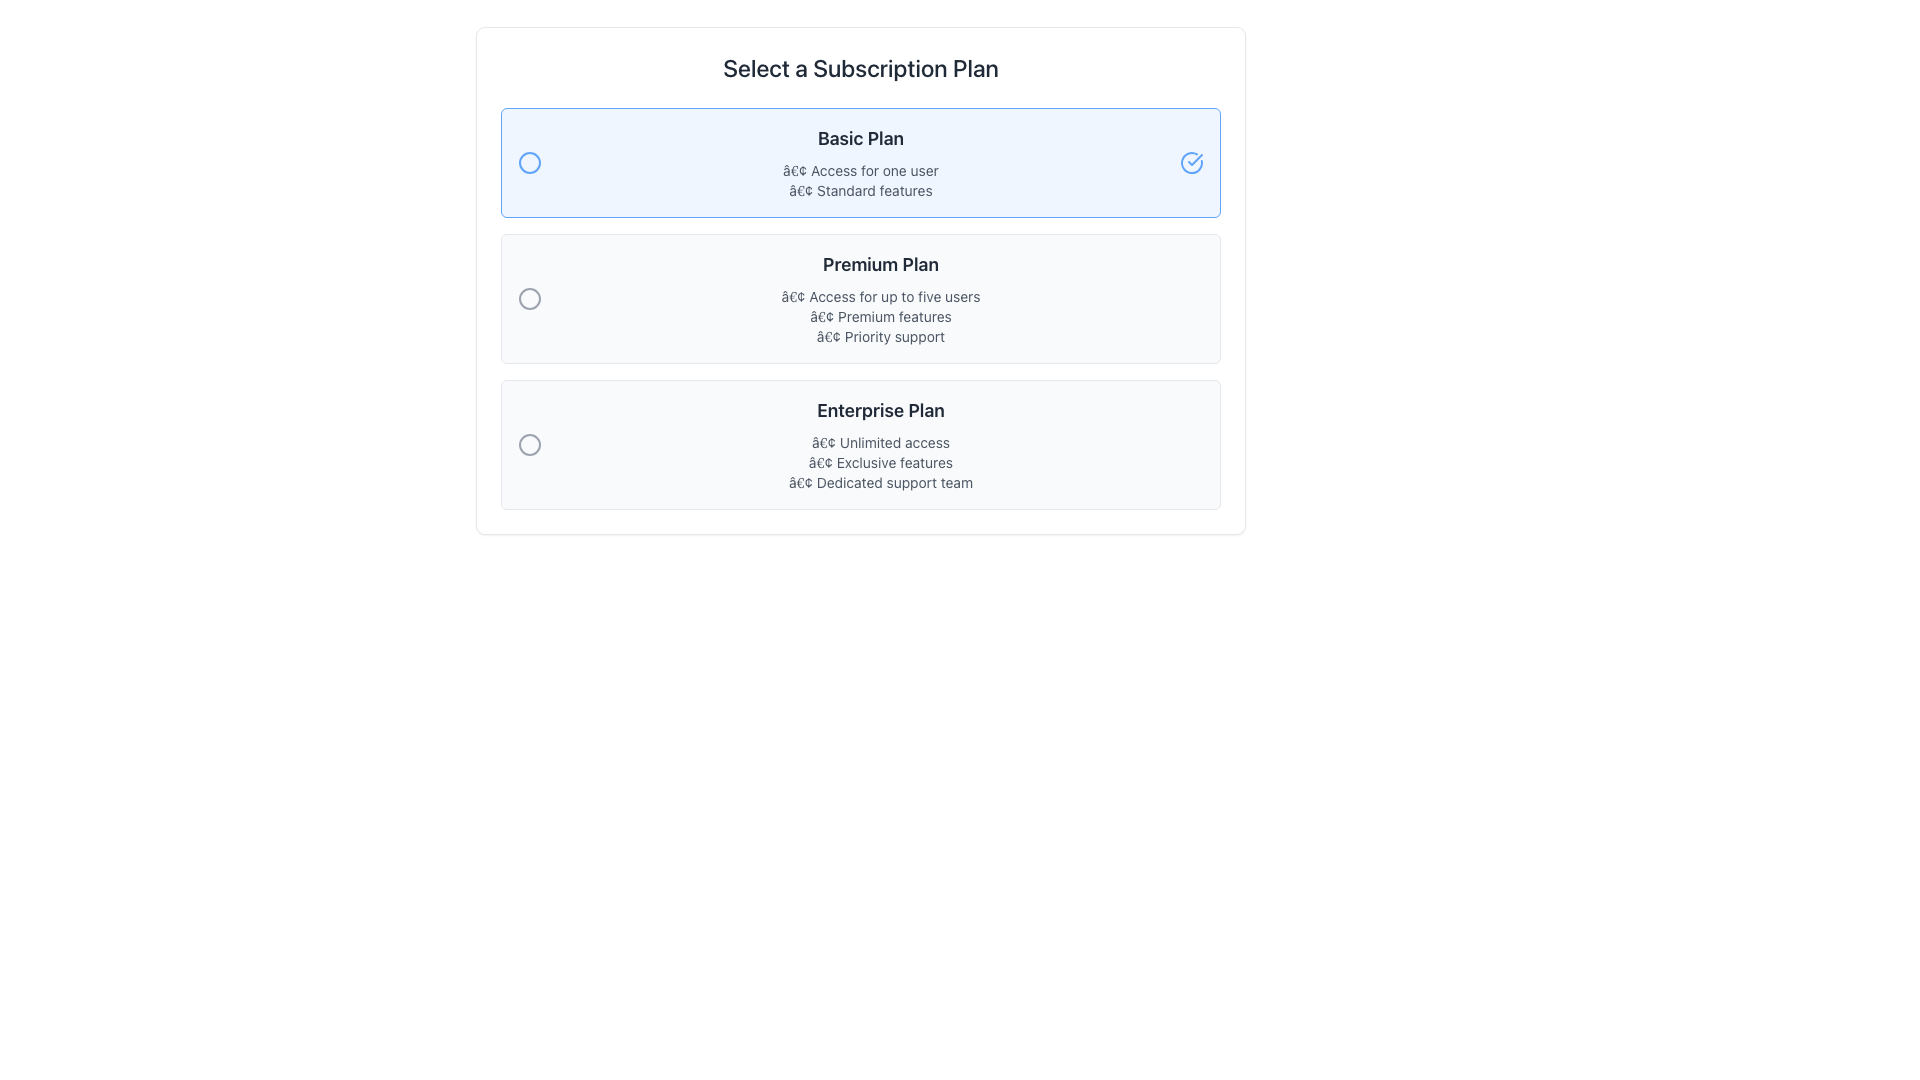 The height and width of the screenshot is (1080, 1920). Describe the element at coordinates (880, 297) in the screenshot. I see `text element stating '• Access for up to five users.' which is the first bullet point in the 'Premium Plan' group` at that location.